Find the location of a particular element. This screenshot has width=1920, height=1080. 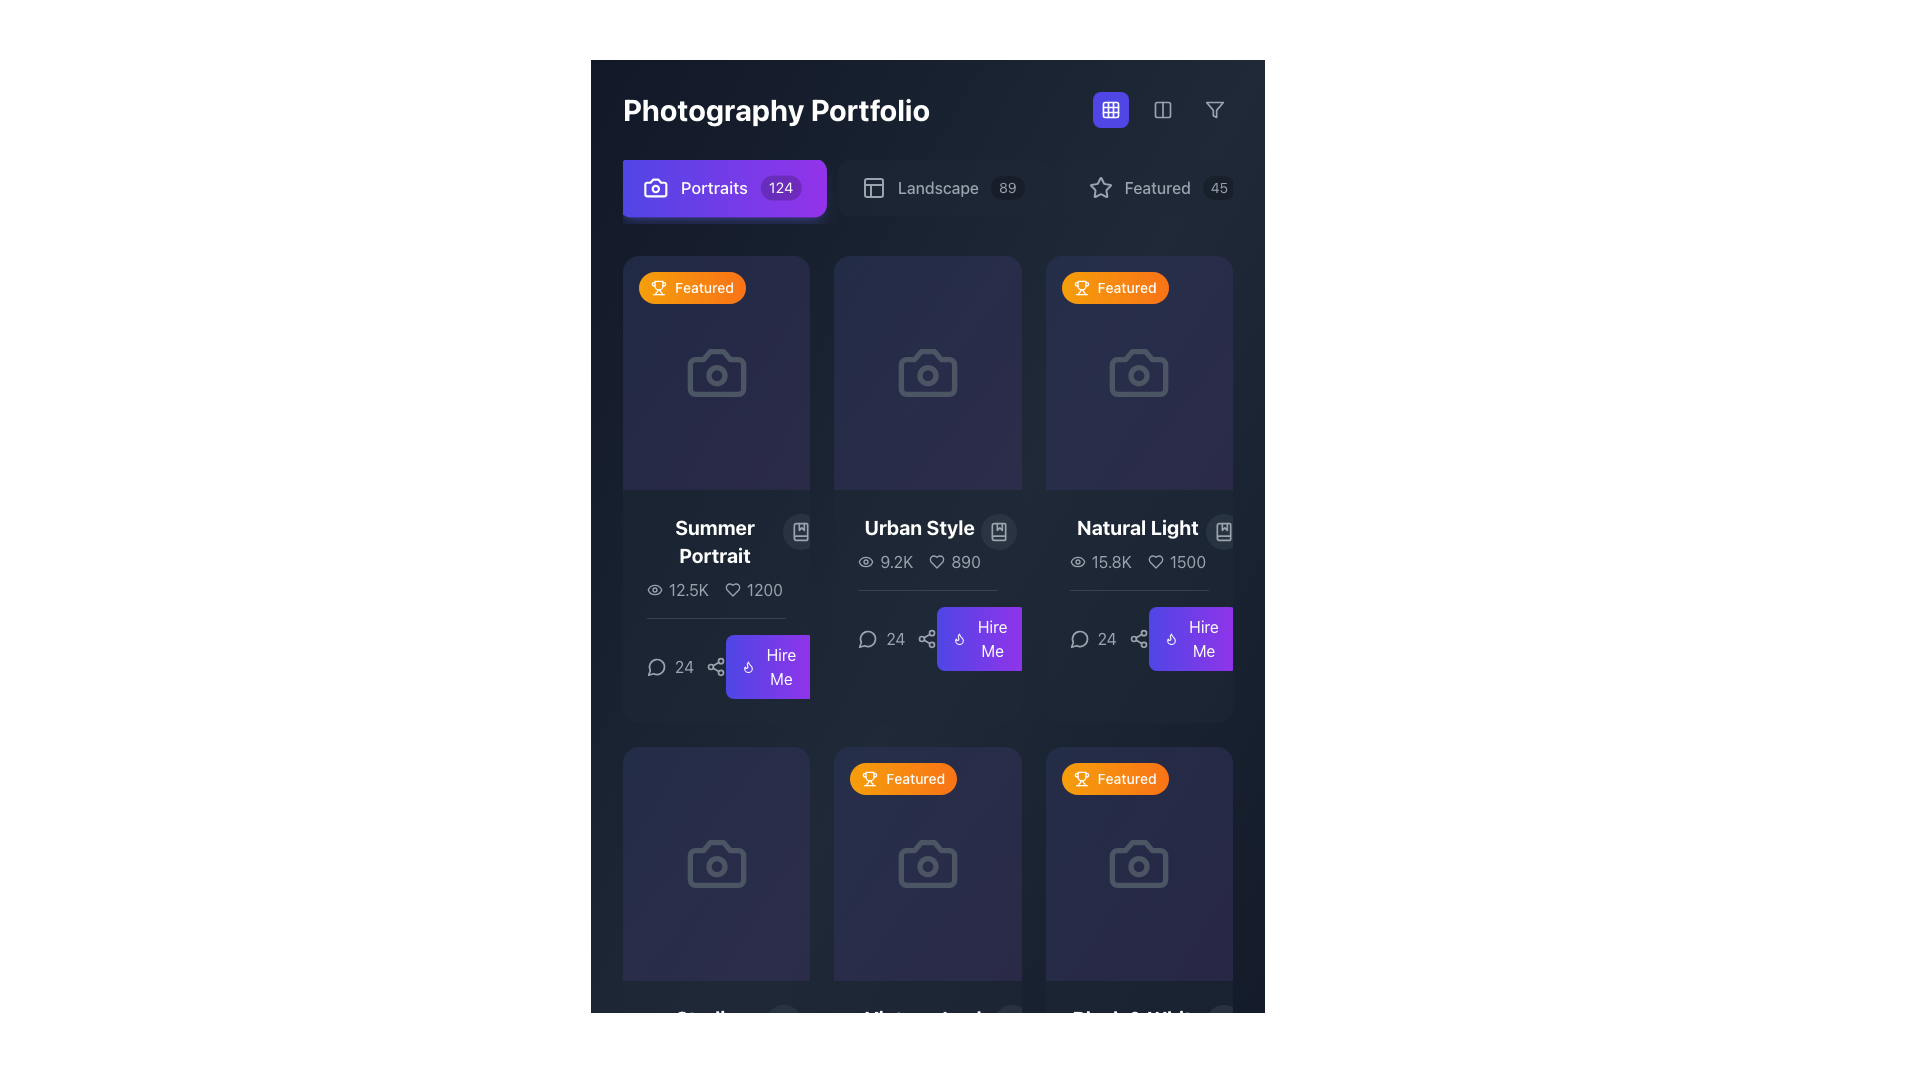

the camera icon located in the bottom-left section of the interface, specifically the first item in the third row of the grid layout is located at coordinates (716, 863).